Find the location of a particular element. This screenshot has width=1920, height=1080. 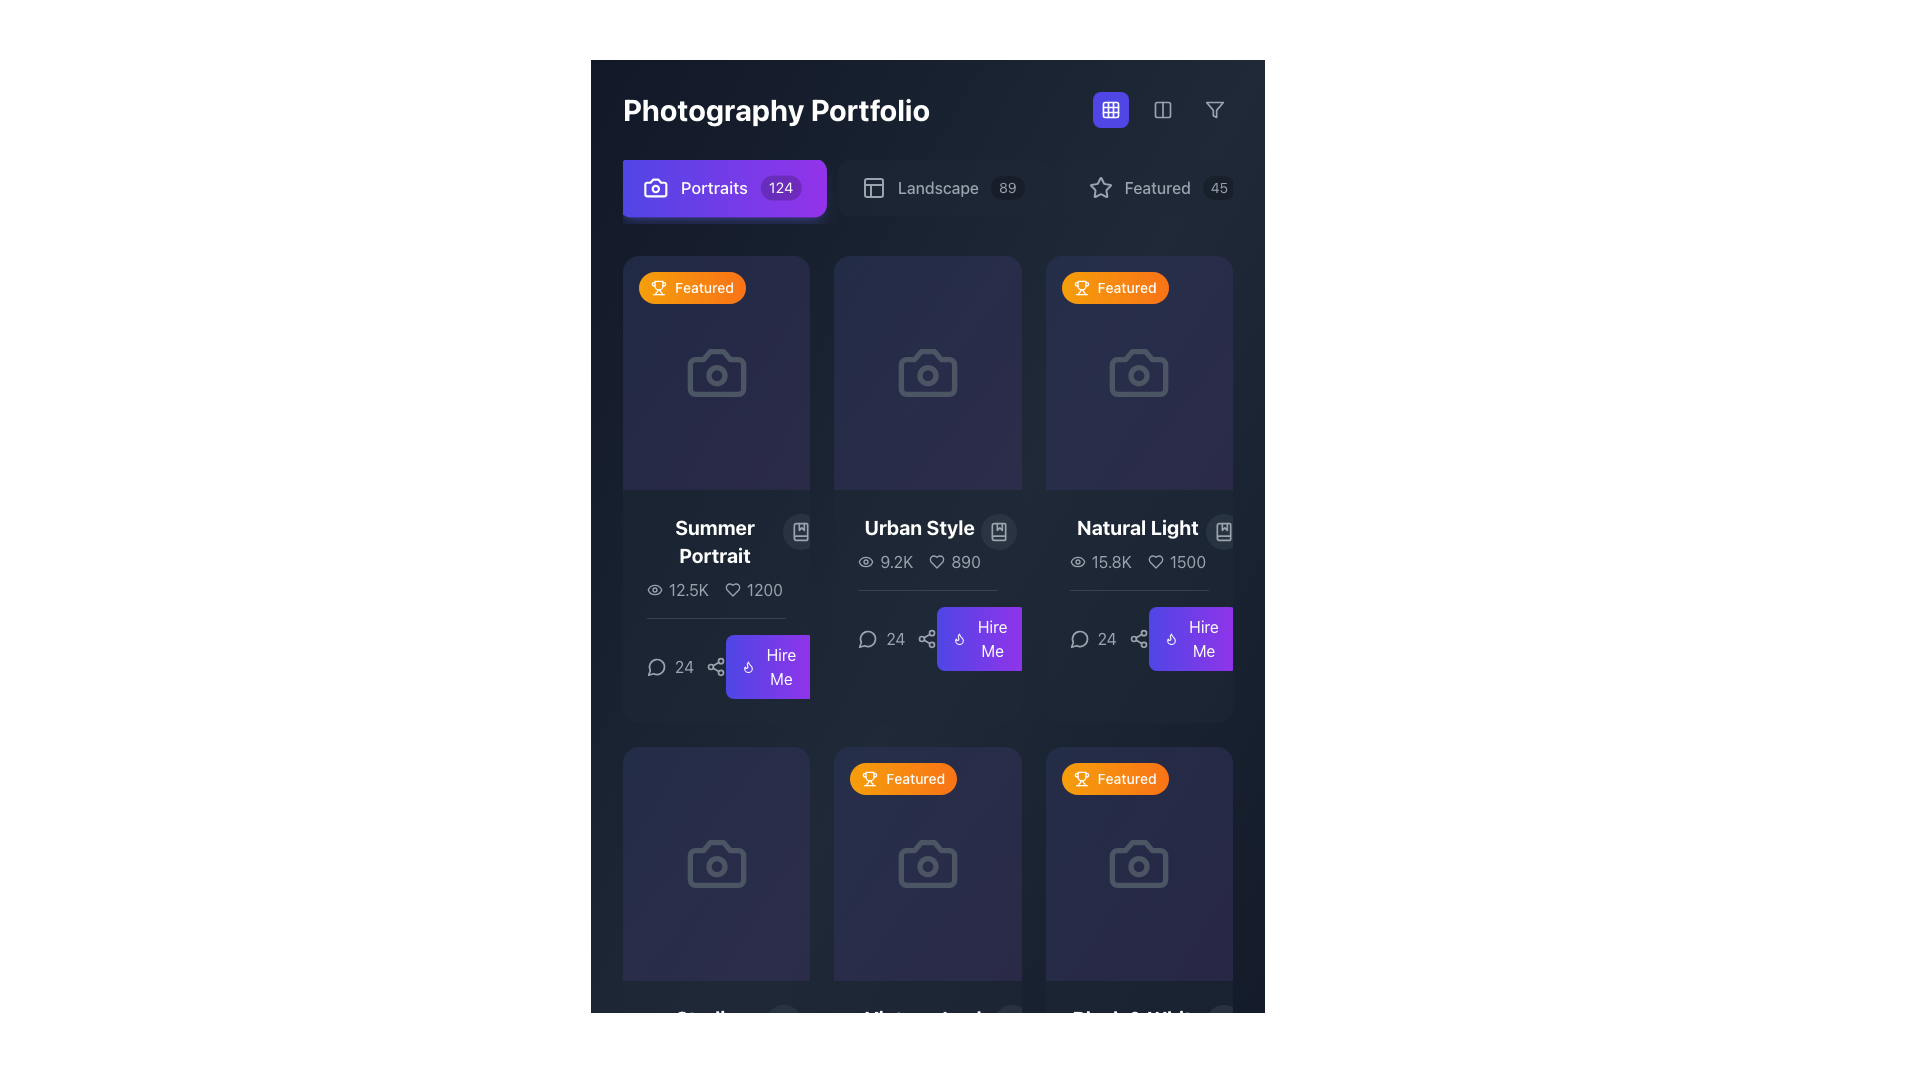

the camera icon located in the bottom-left section of the interface, specifically the first item in the third row of the grid layout is located at coordinates (716, 863).